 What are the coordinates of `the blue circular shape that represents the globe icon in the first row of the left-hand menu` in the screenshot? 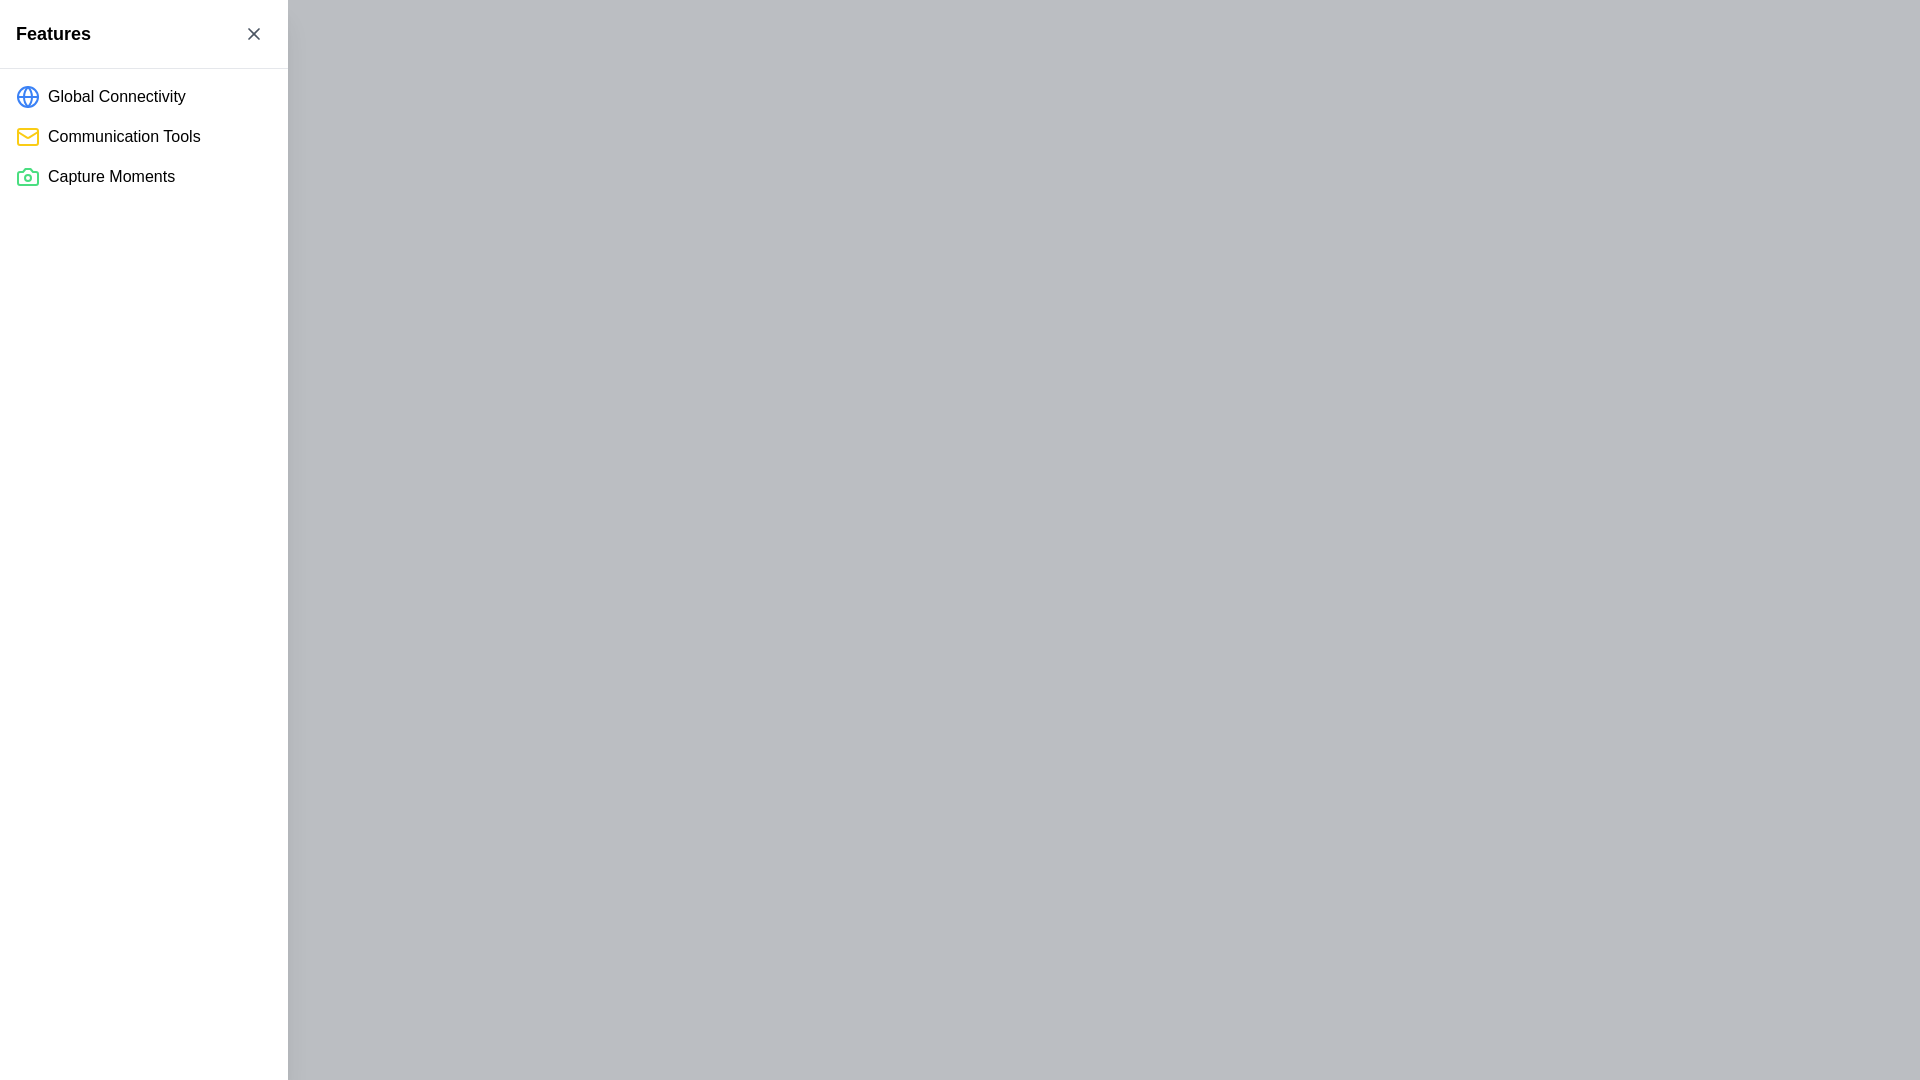 It's located at (28, 96).